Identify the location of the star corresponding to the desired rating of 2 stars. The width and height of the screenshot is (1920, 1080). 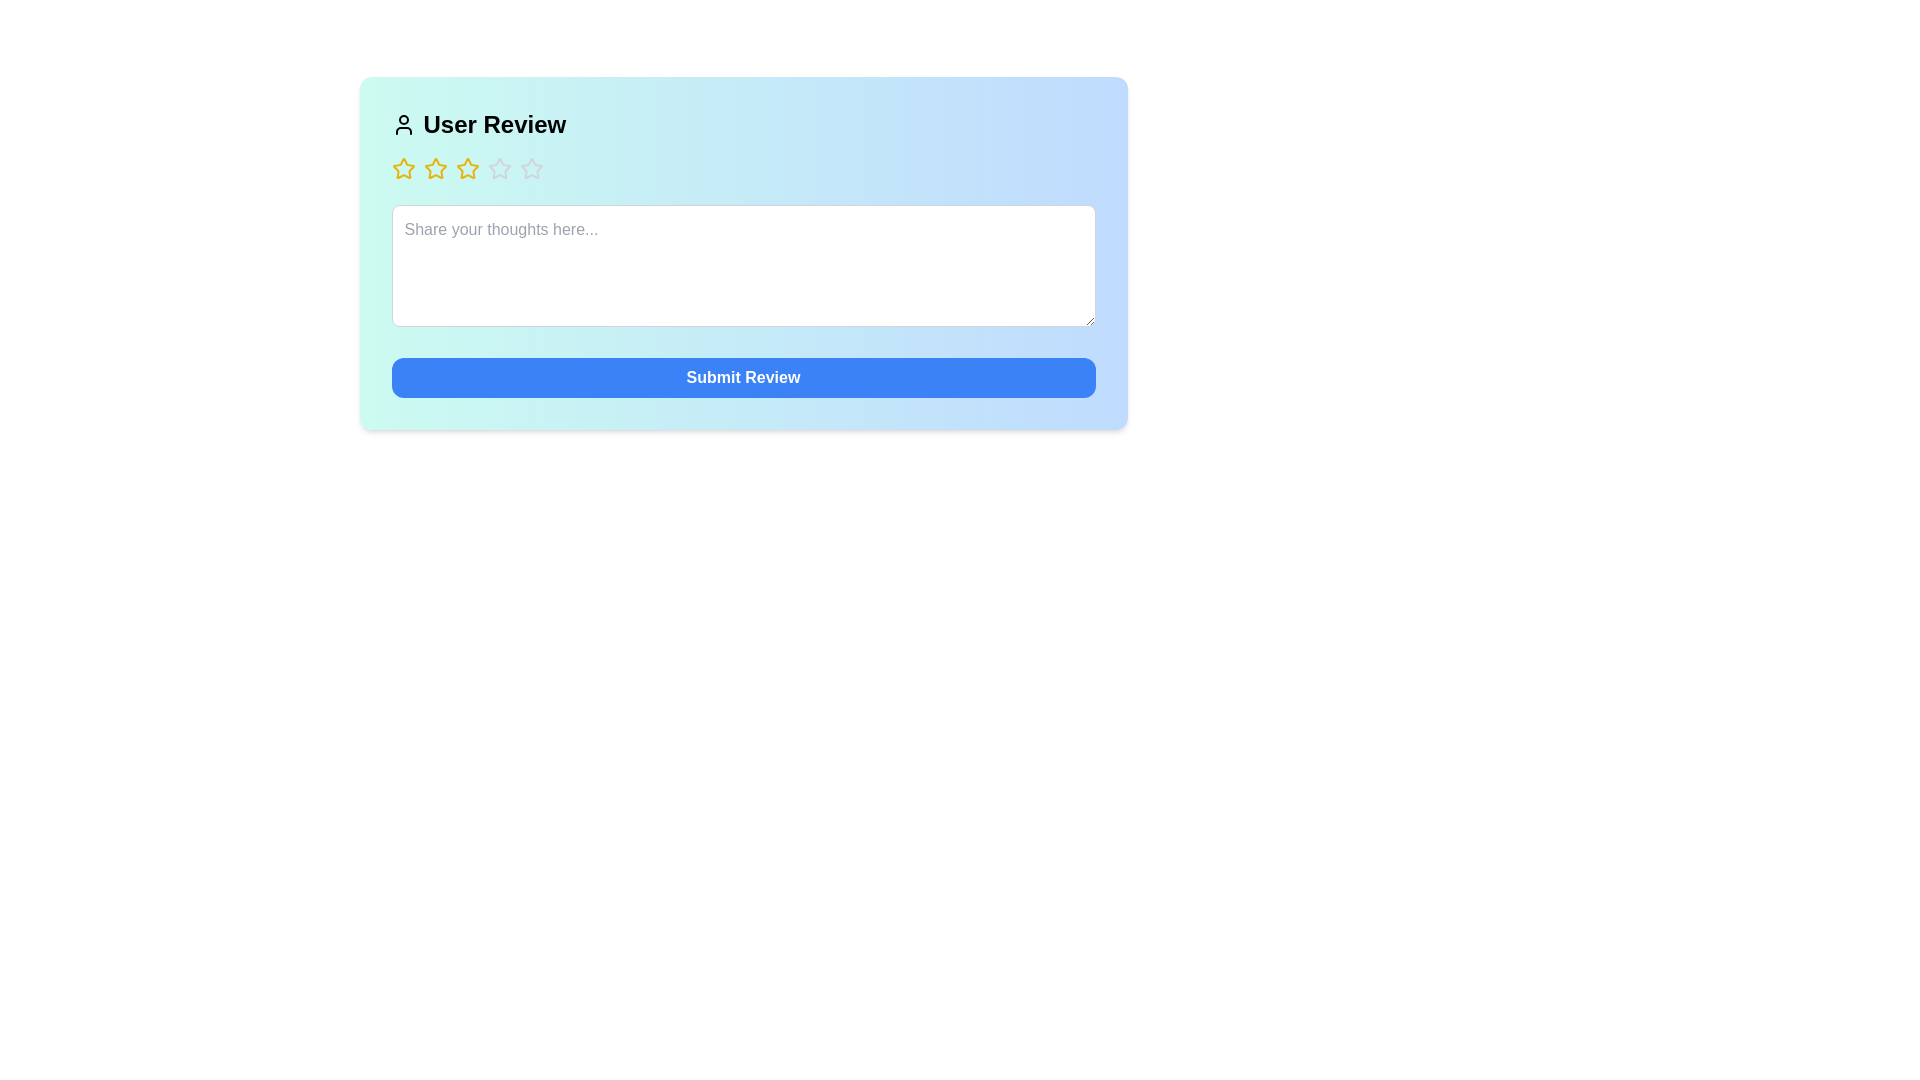
(434, 168).